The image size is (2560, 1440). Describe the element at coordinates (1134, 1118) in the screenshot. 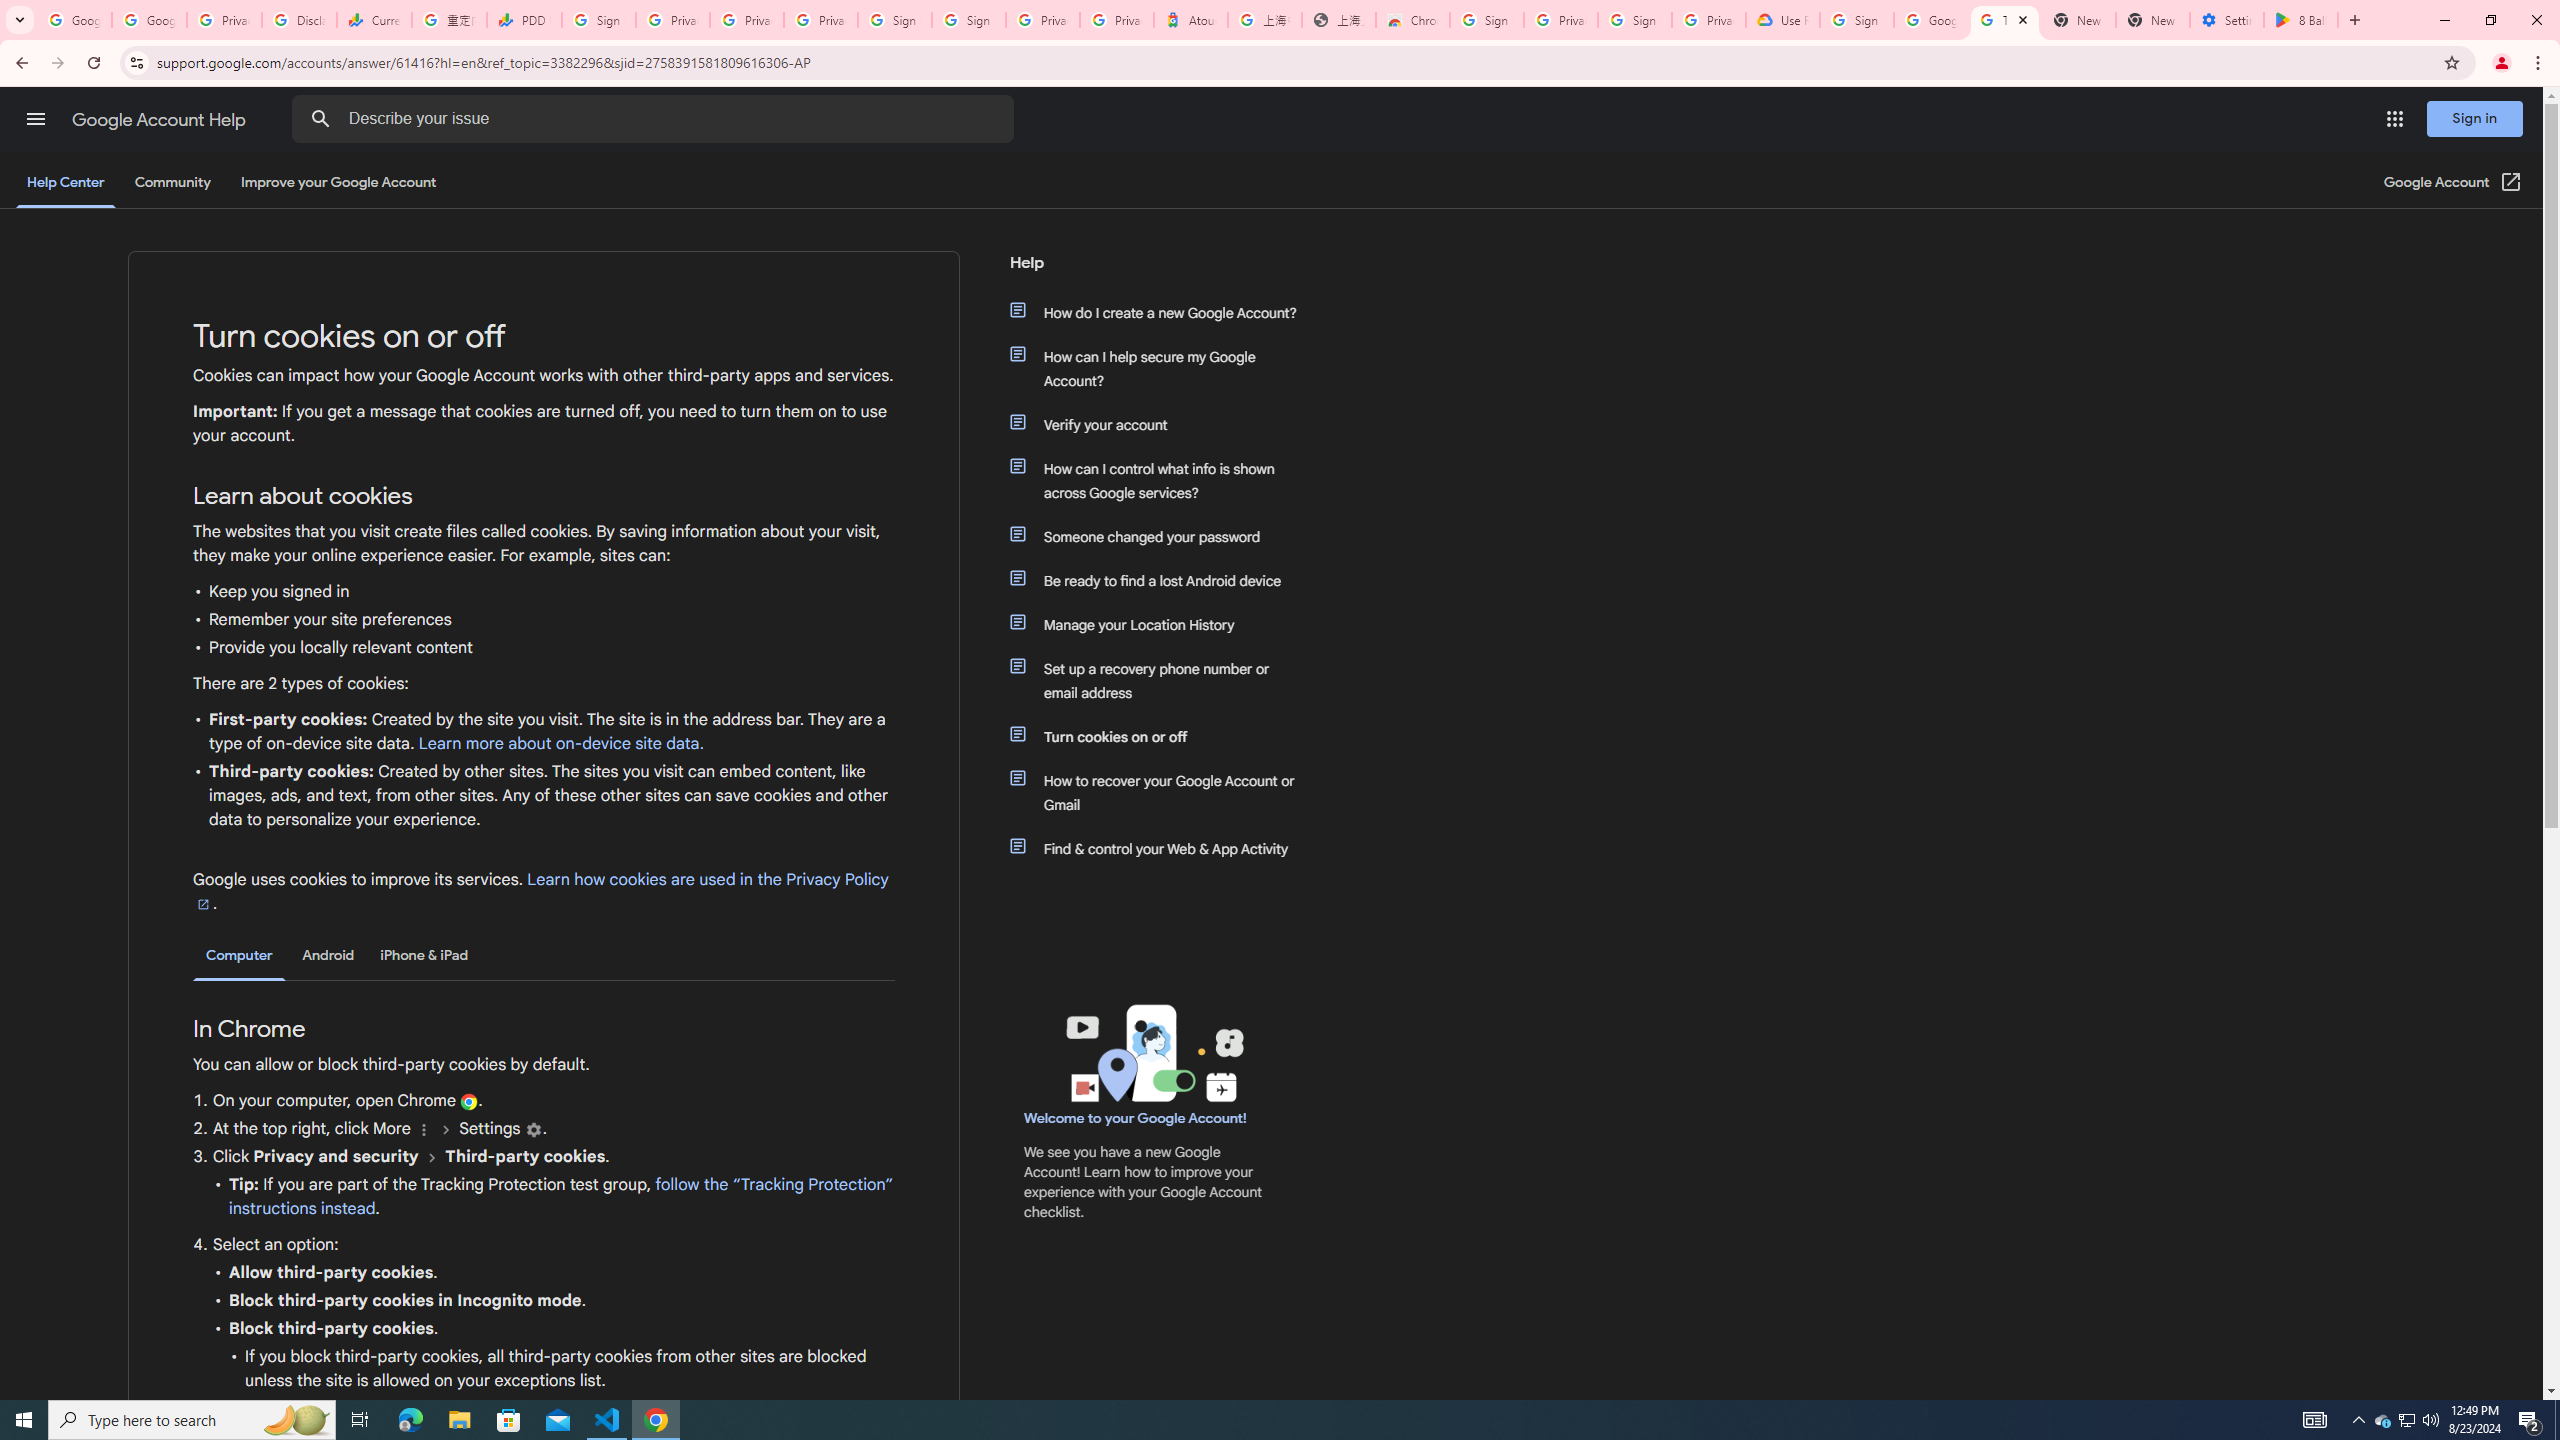

I see `'Welcome to your Google Account!'` at that location.